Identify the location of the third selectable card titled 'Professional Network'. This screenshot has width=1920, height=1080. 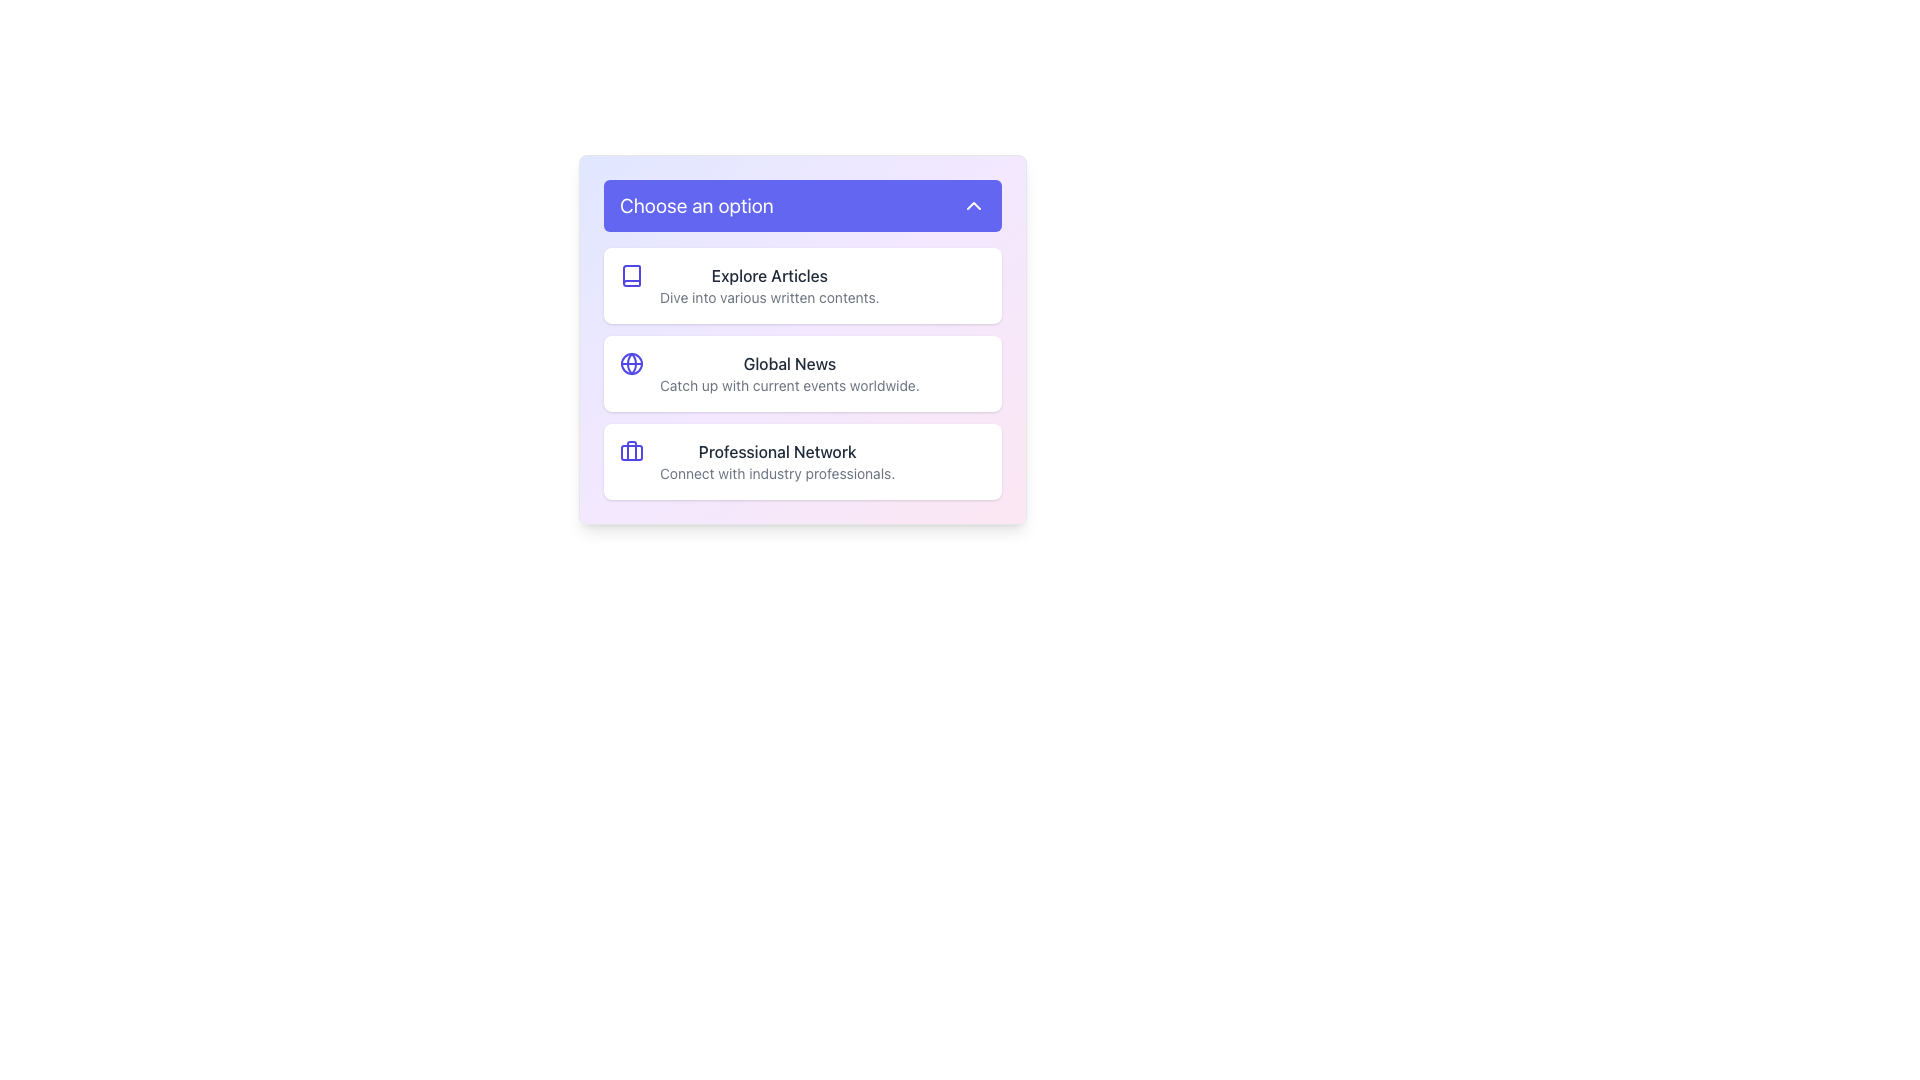
(802, 462).